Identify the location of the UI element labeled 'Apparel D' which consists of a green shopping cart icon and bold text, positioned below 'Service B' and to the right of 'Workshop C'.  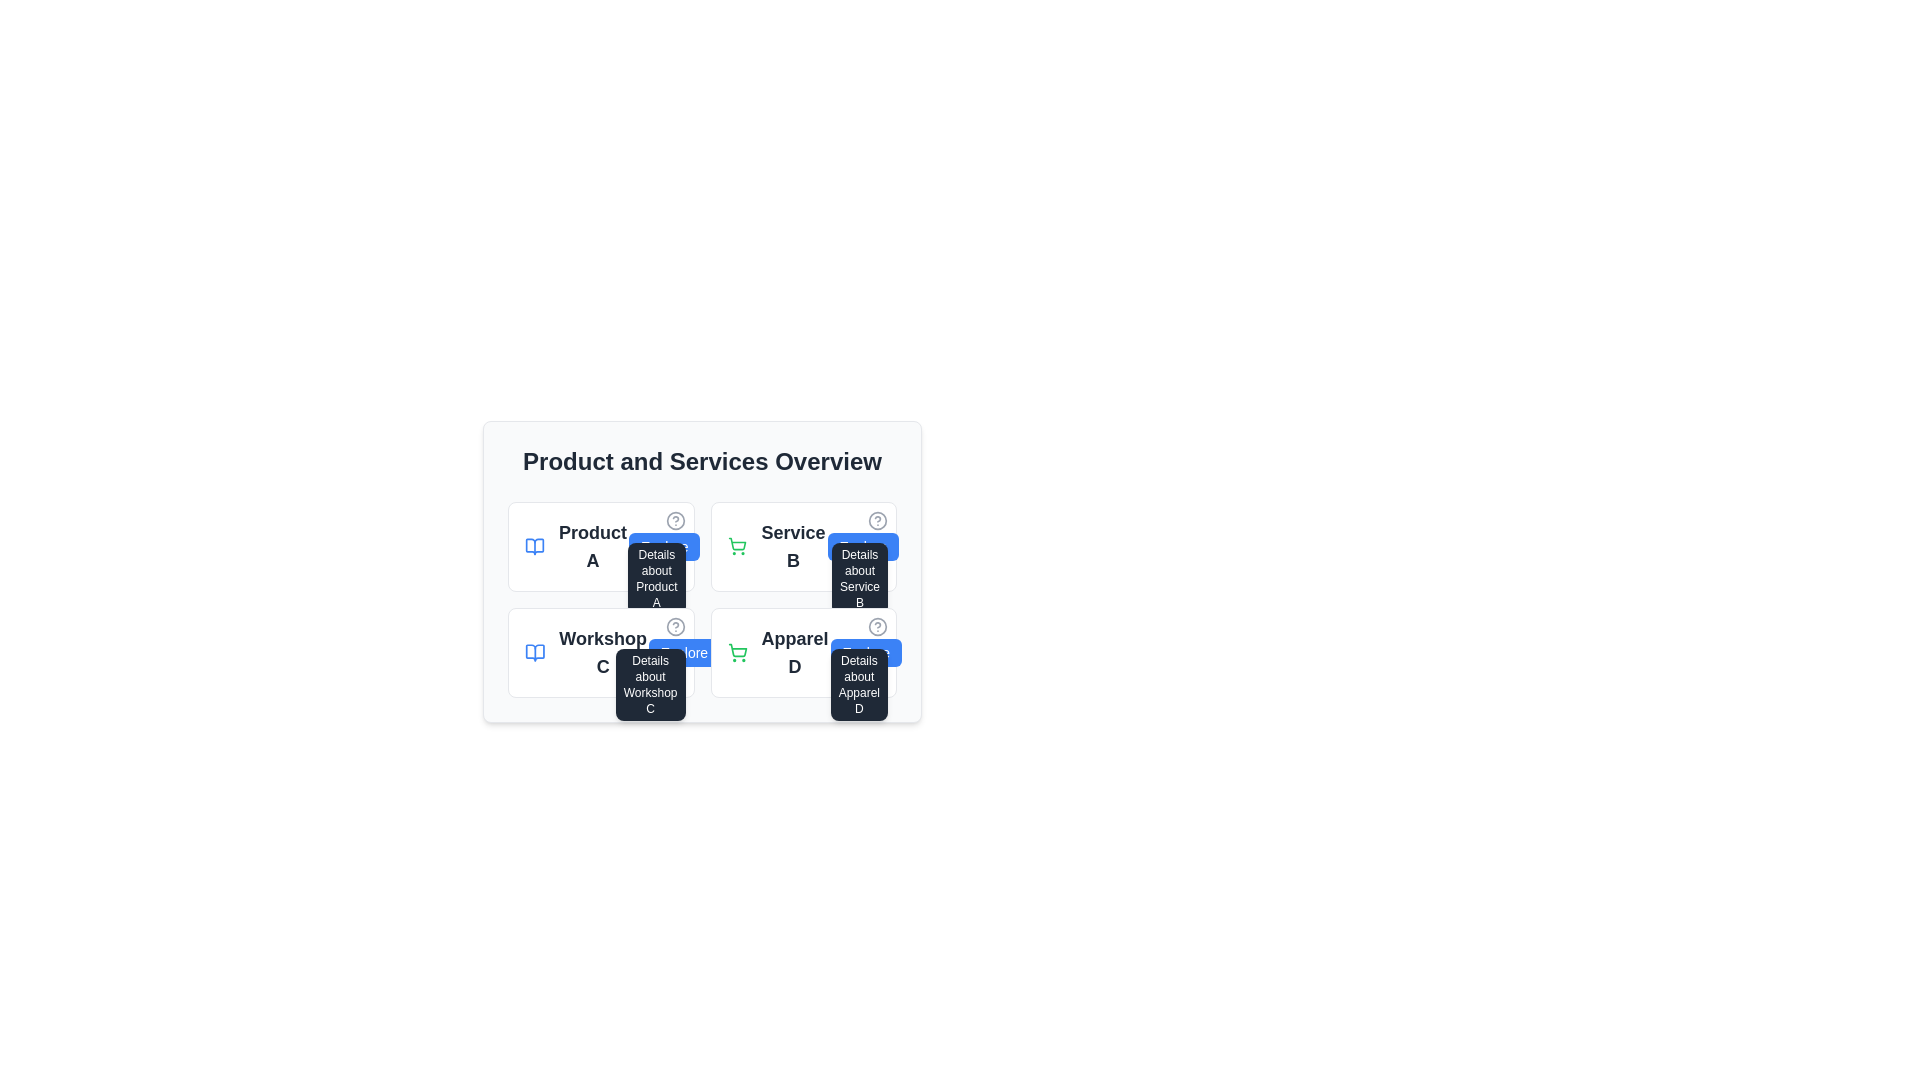
(777, 652).